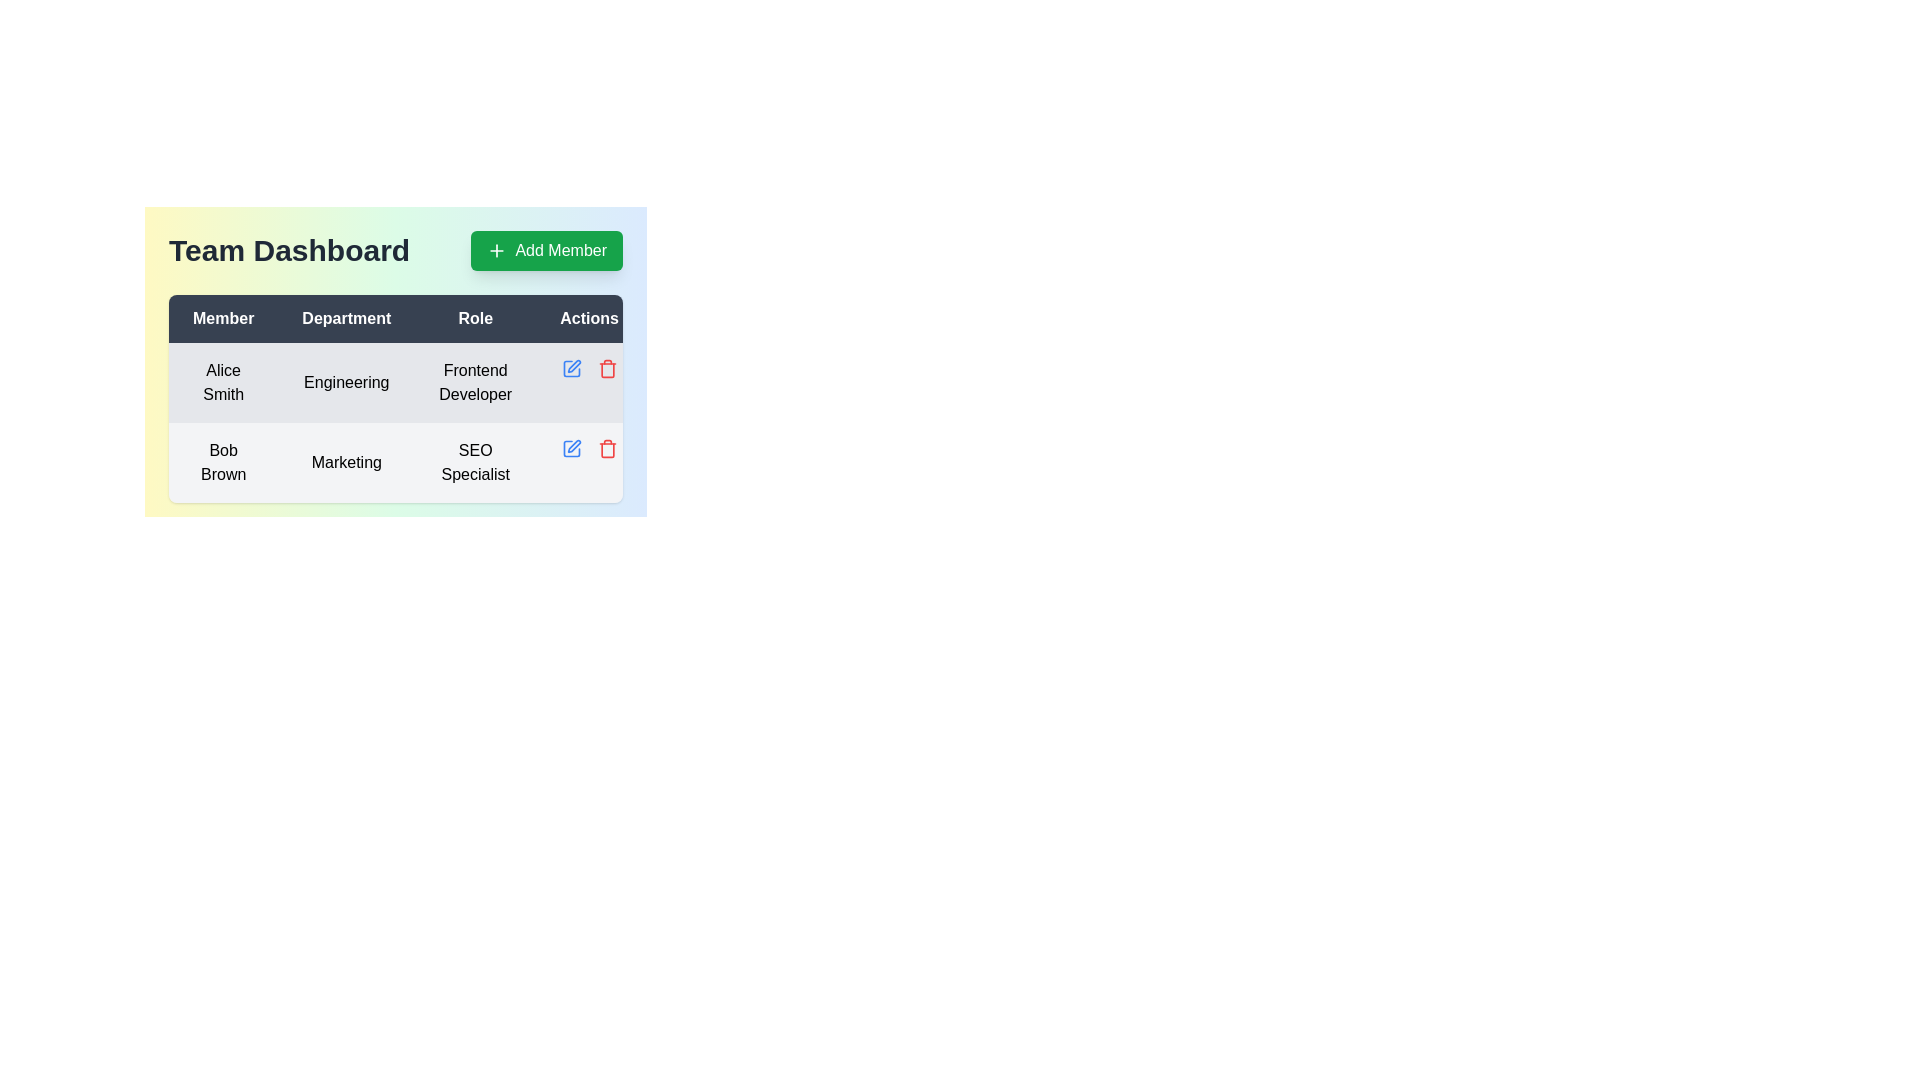 This screenshot has height=1080, width=1920. I want to click on the text label displaying 'Member' which is located in the top-left corner of the table within the group of column headers, so click(223, 318).